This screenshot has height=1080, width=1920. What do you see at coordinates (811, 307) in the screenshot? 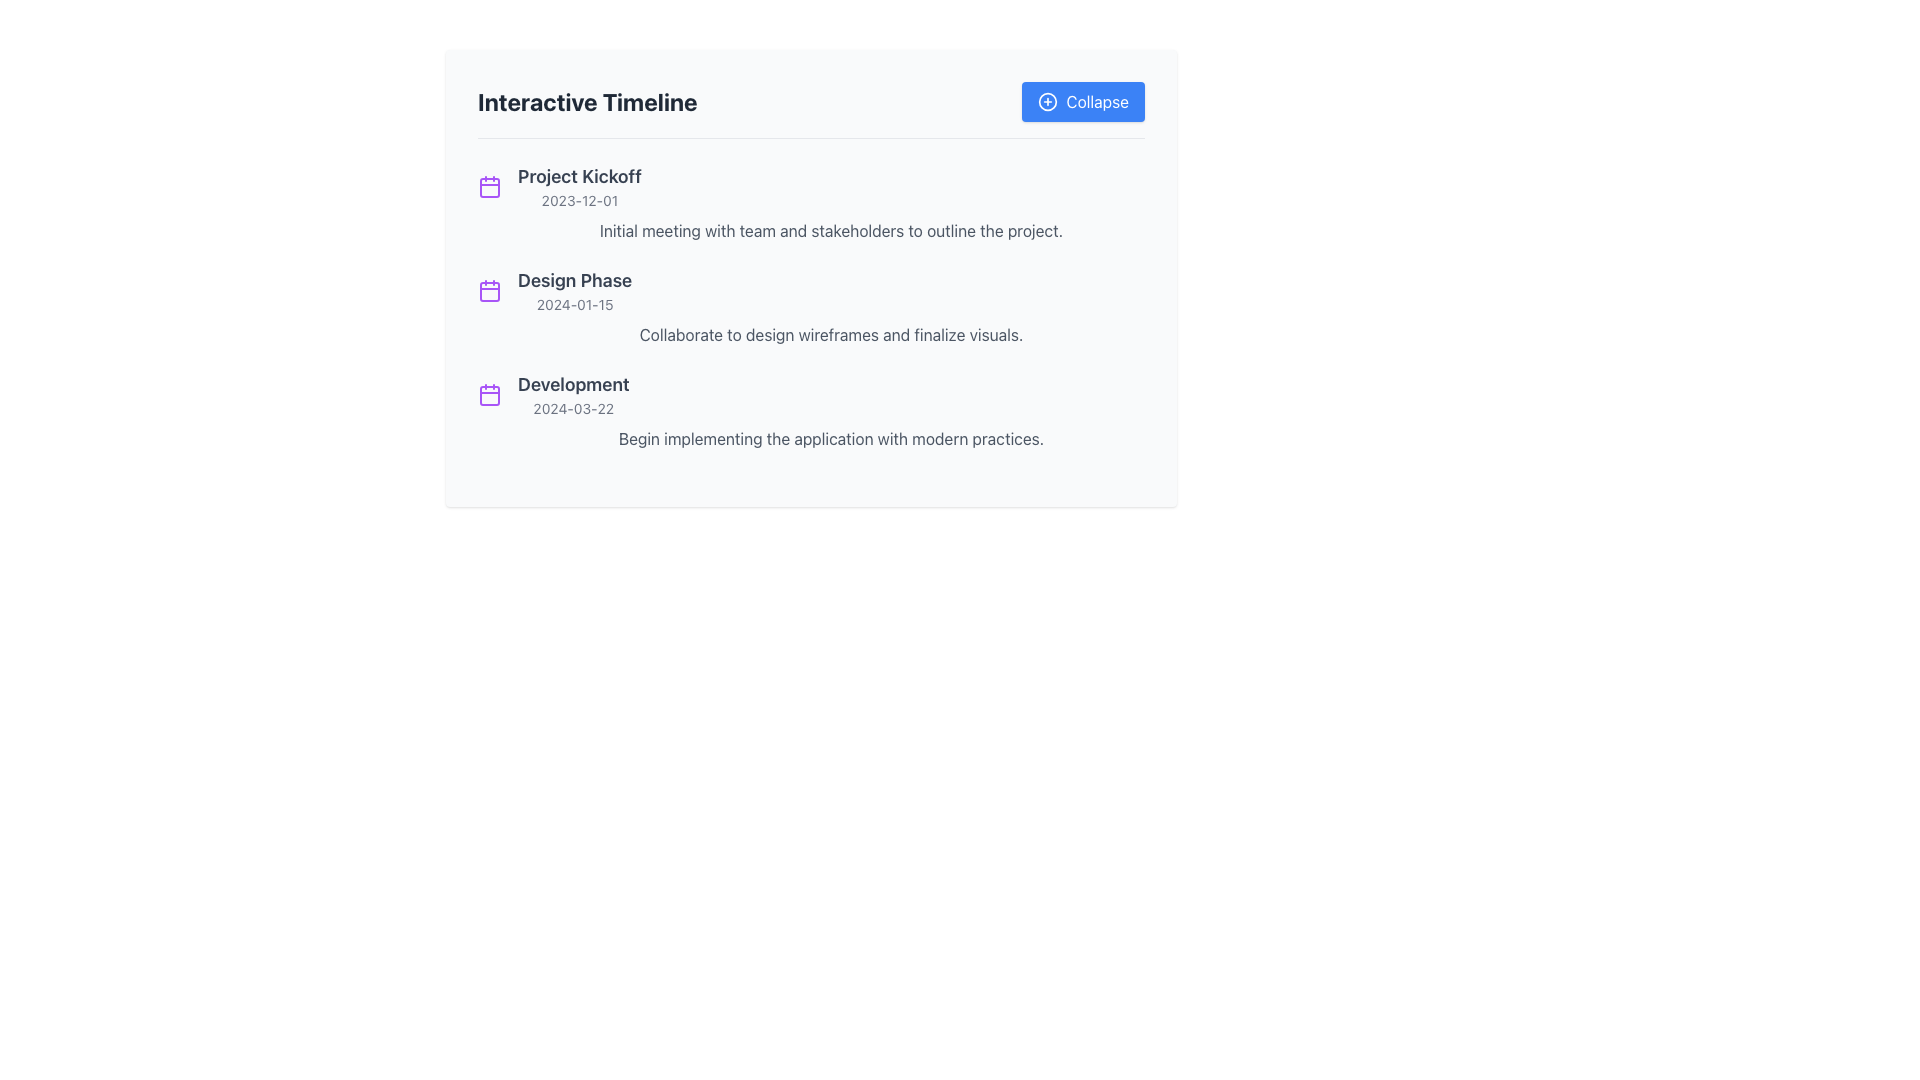
I see `an individual item within the Interactive Timeline display component, which presents a sequence of project phases` at bounding box center [811, 307].